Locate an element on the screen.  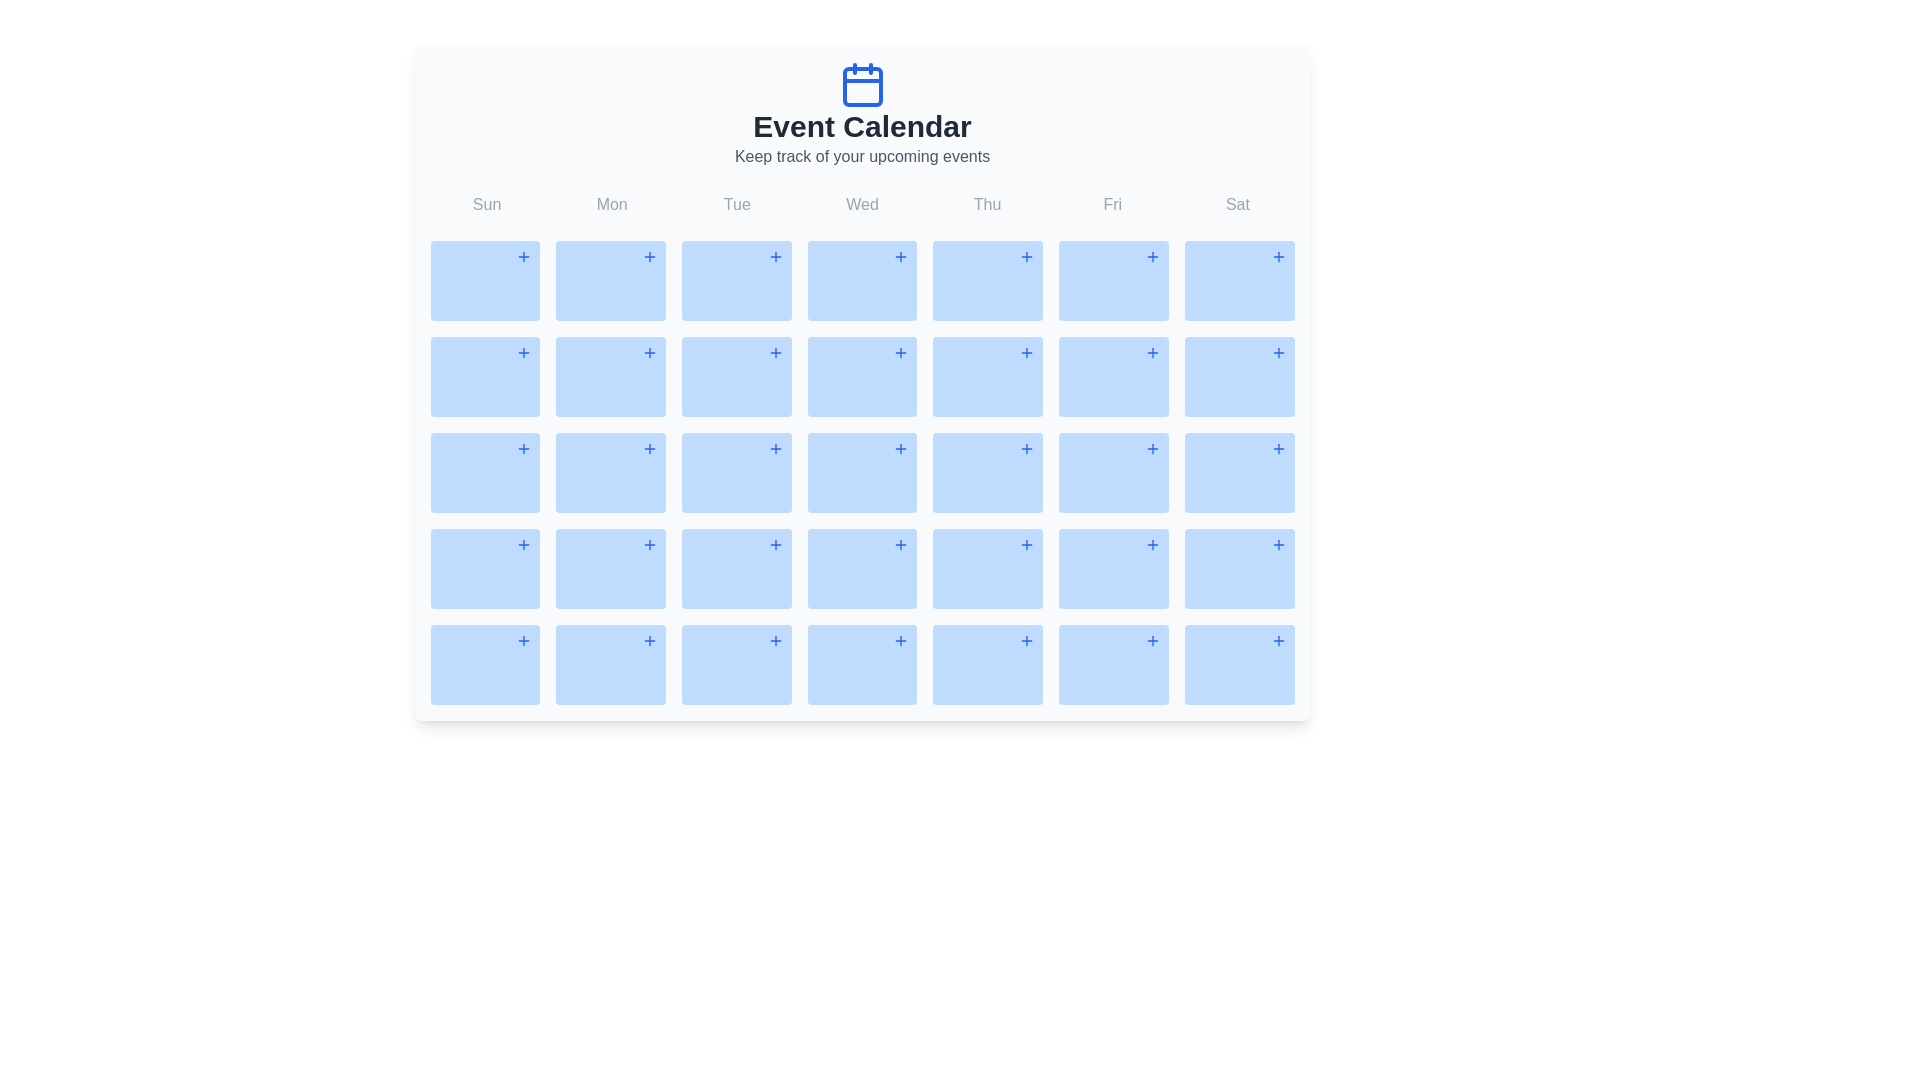
the blue plus sign icon button located at the top-right corner inside the fourth row and first column of the calendar grid is located at coordinates (523, 544).